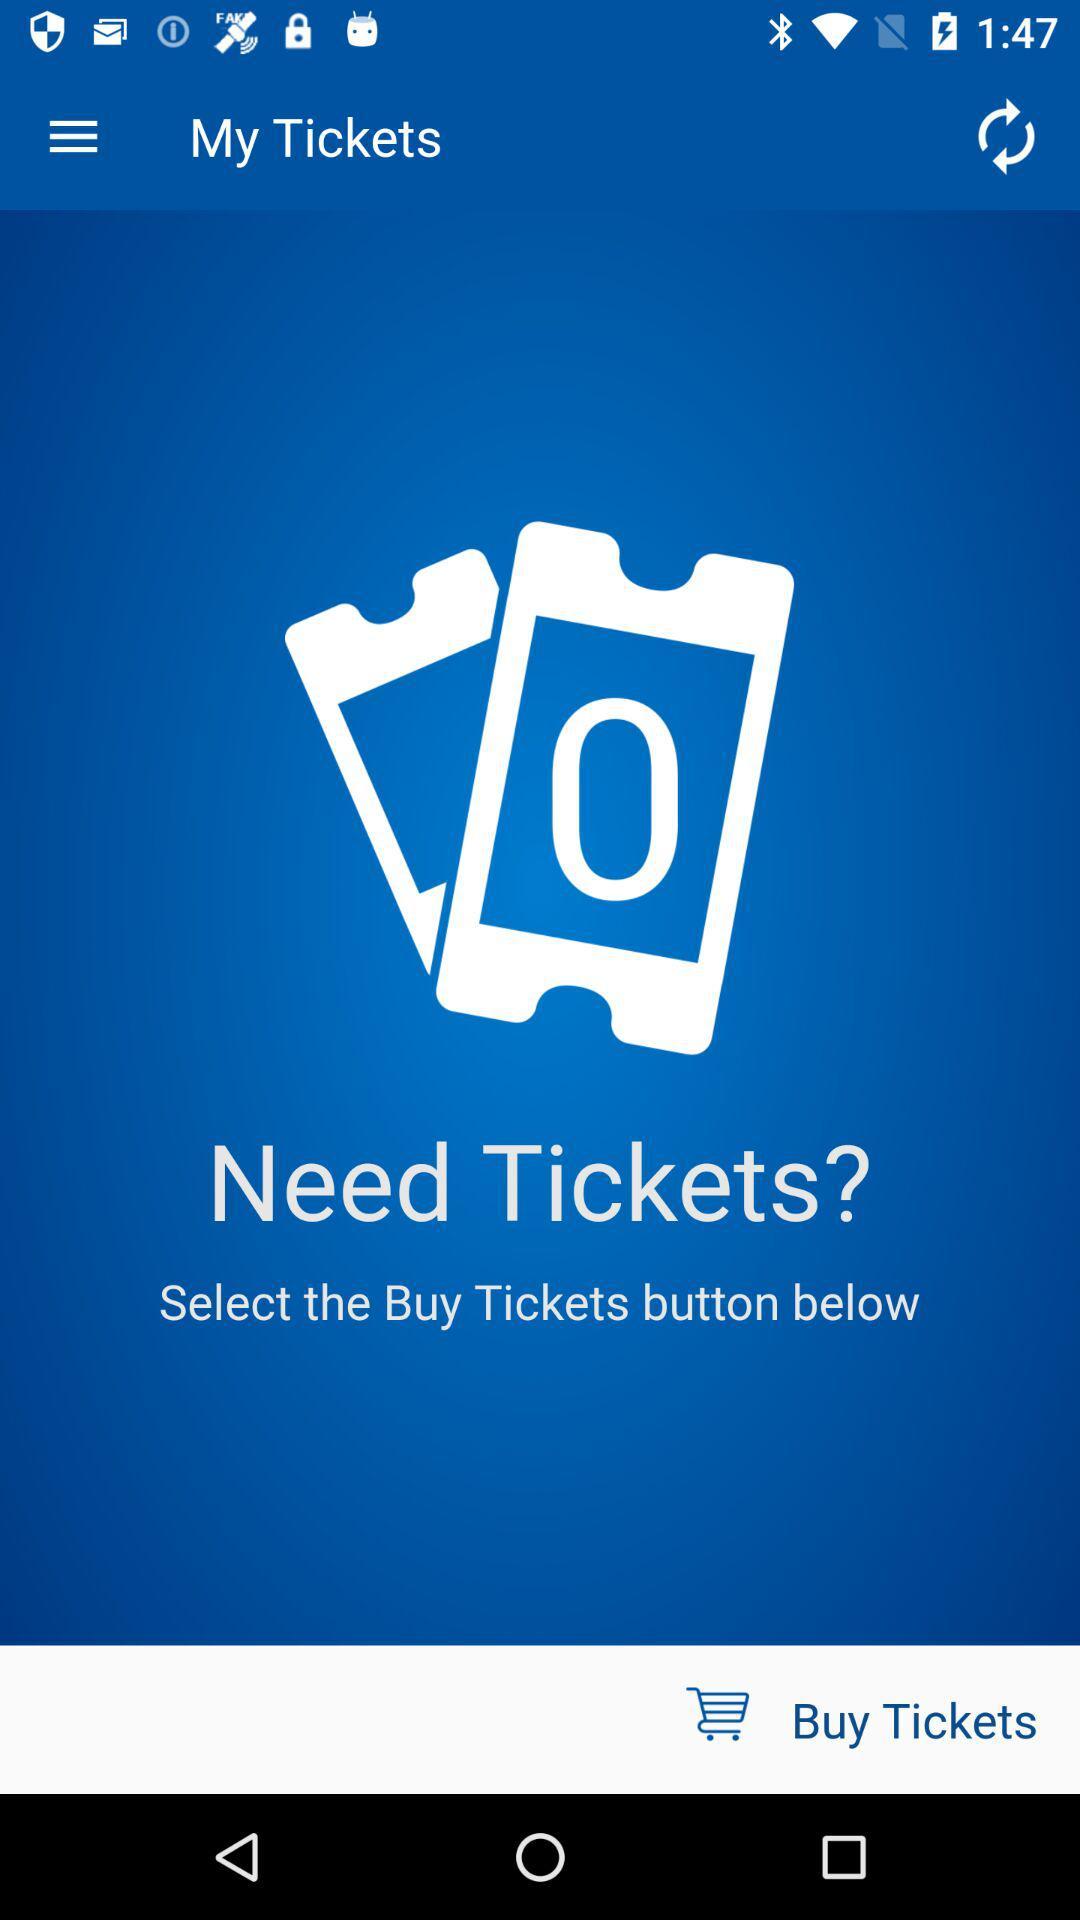 This screenshot has height=1920, width=1080. What do you see at coordinates (1006, 135) in the screenshot?
I see `the icon at the top right corner` at bounding box center [1006, 135].